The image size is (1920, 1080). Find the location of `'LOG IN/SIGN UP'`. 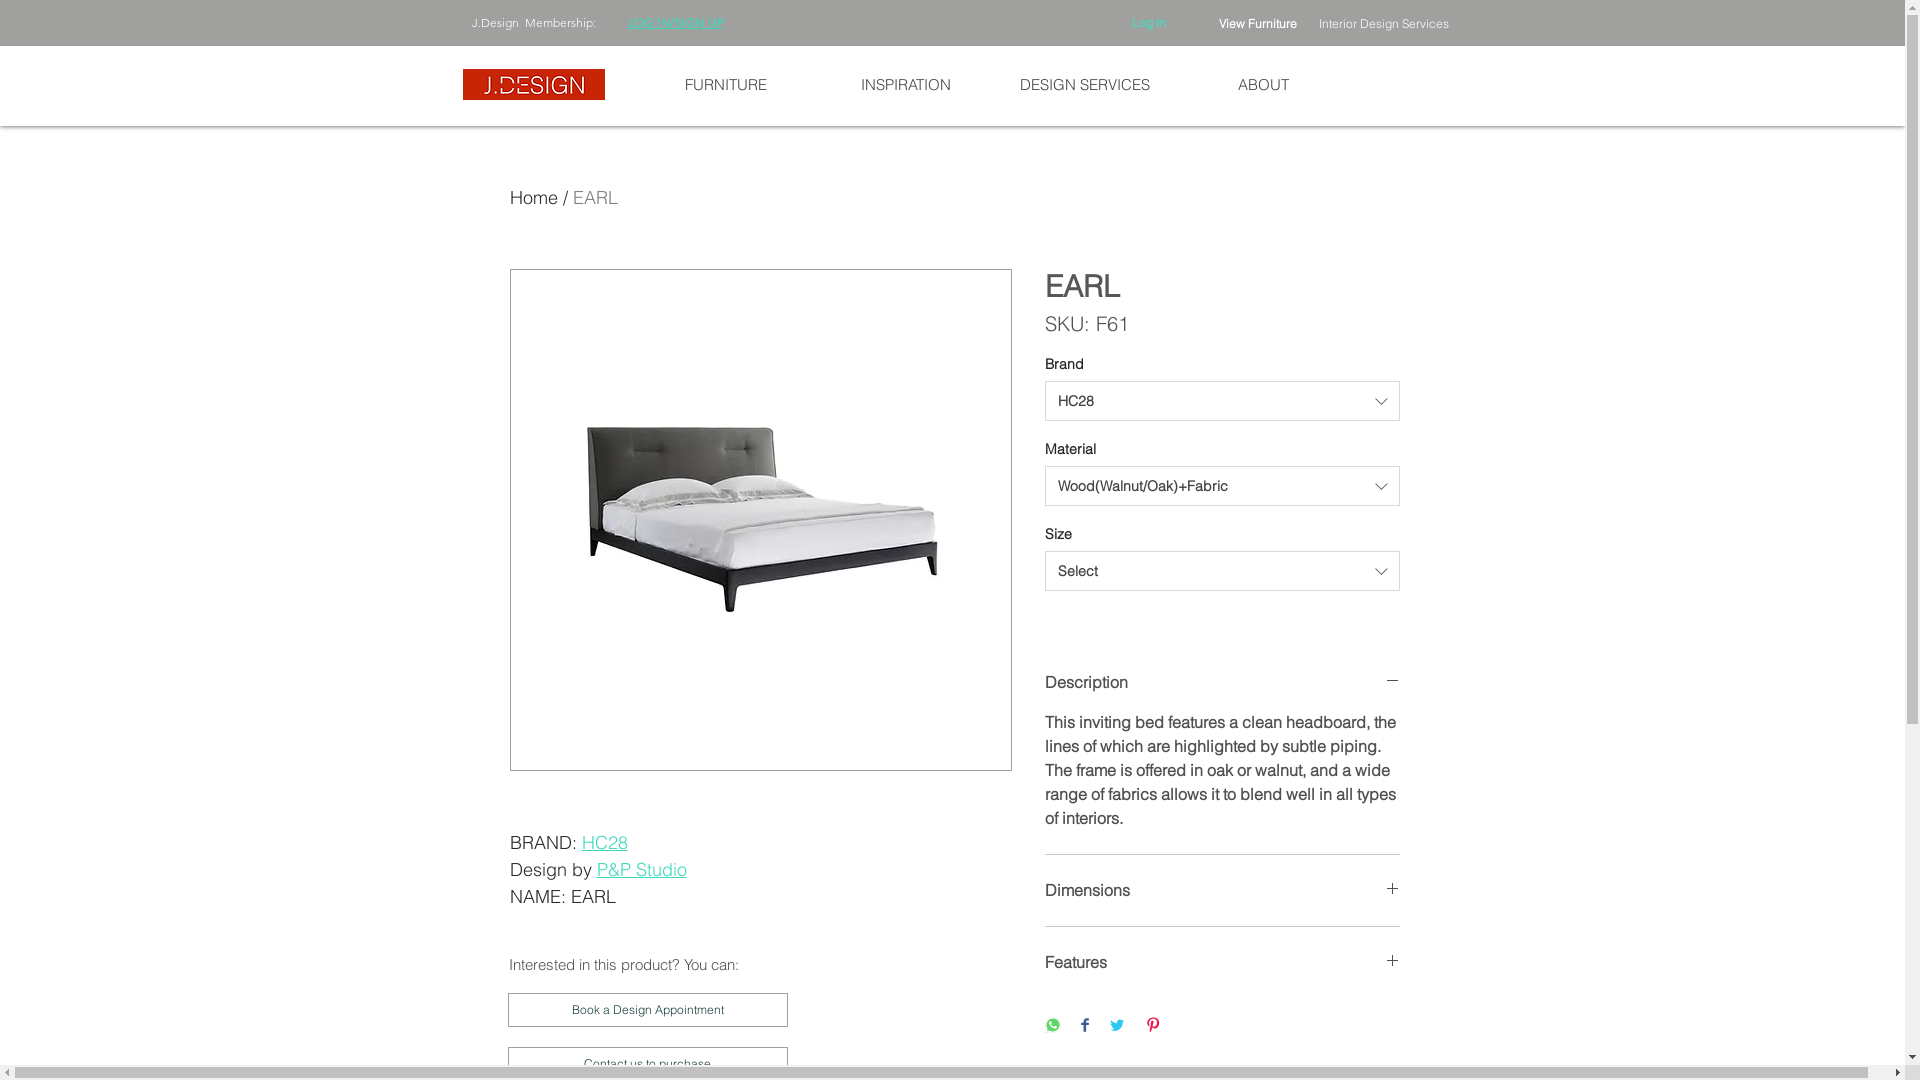

'LOG IN/SIGN UP' is located at coordinates (627, 22).